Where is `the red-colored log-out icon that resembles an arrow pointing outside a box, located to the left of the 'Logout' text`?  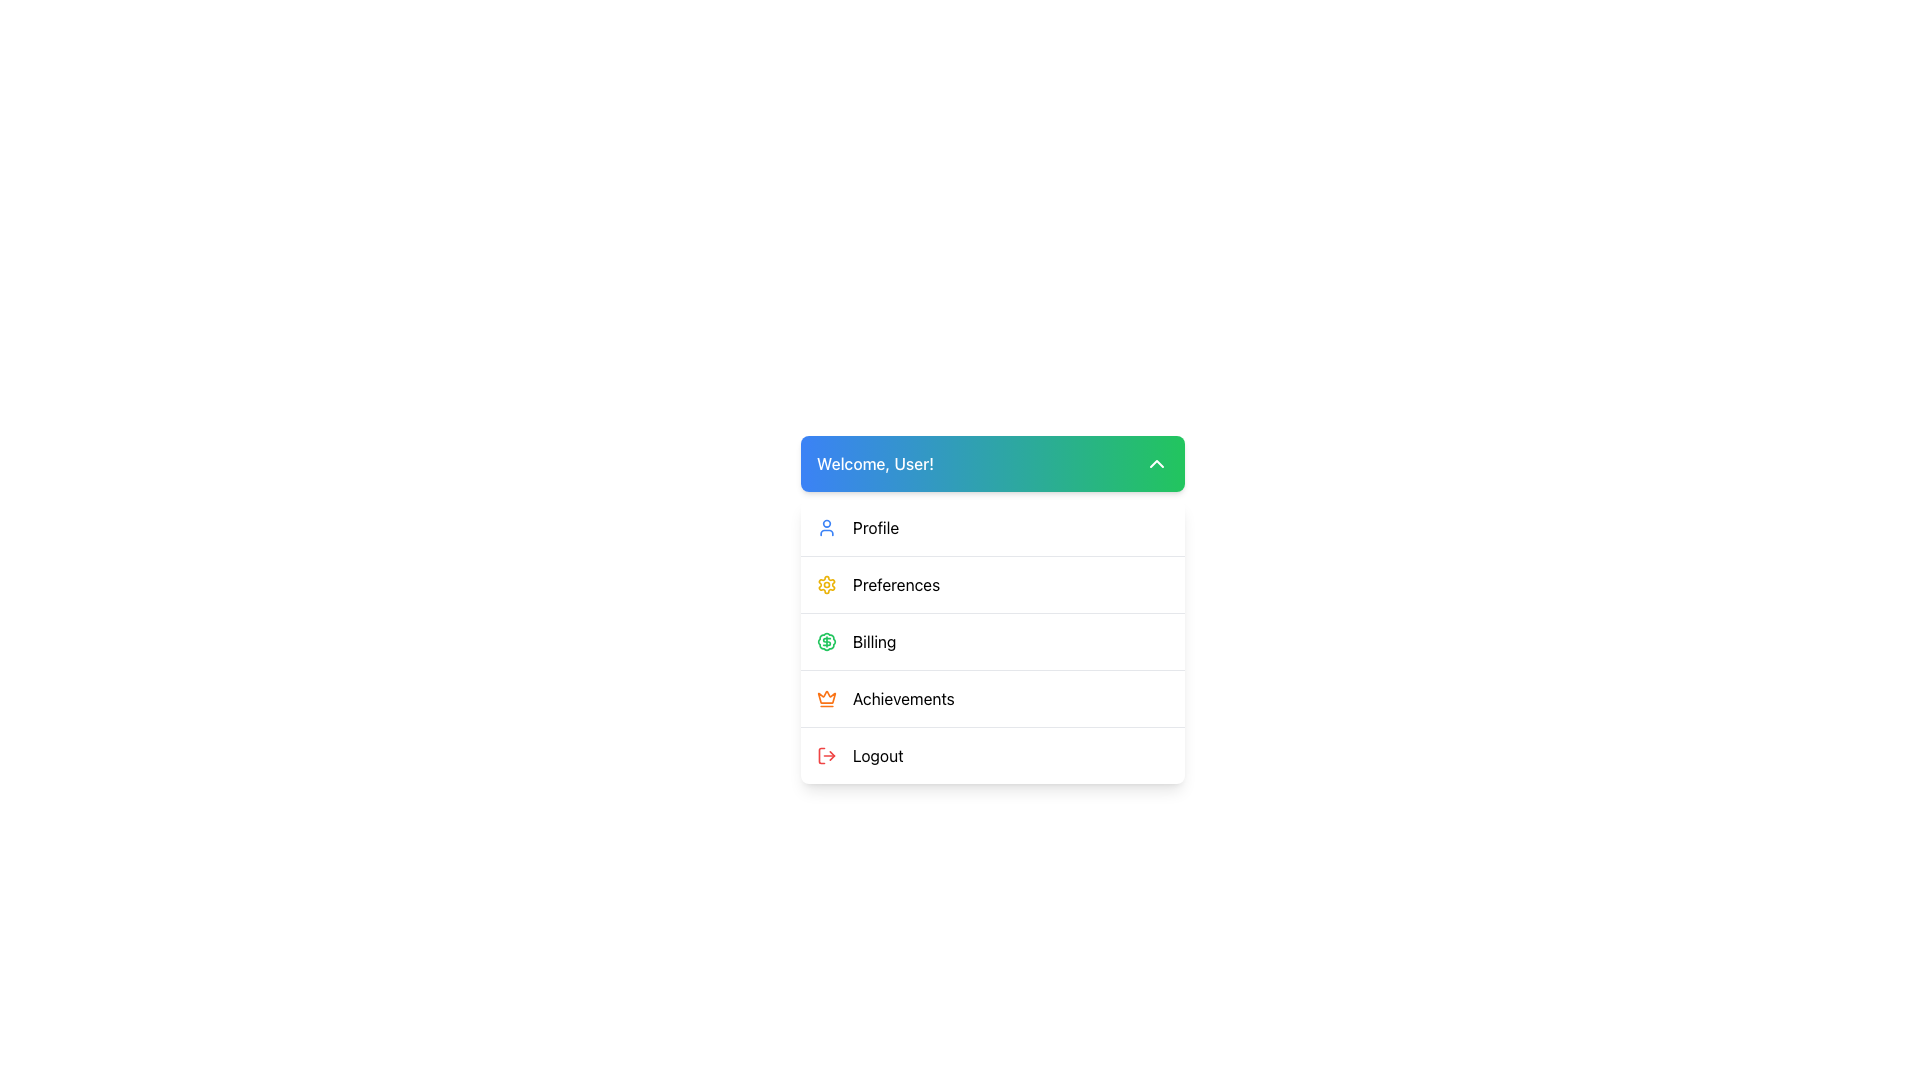 the red-colored log-out icon that resembles an arrow pointing outside a box, located to the left of the 'Logout' text is located at coordinates (826, 756).